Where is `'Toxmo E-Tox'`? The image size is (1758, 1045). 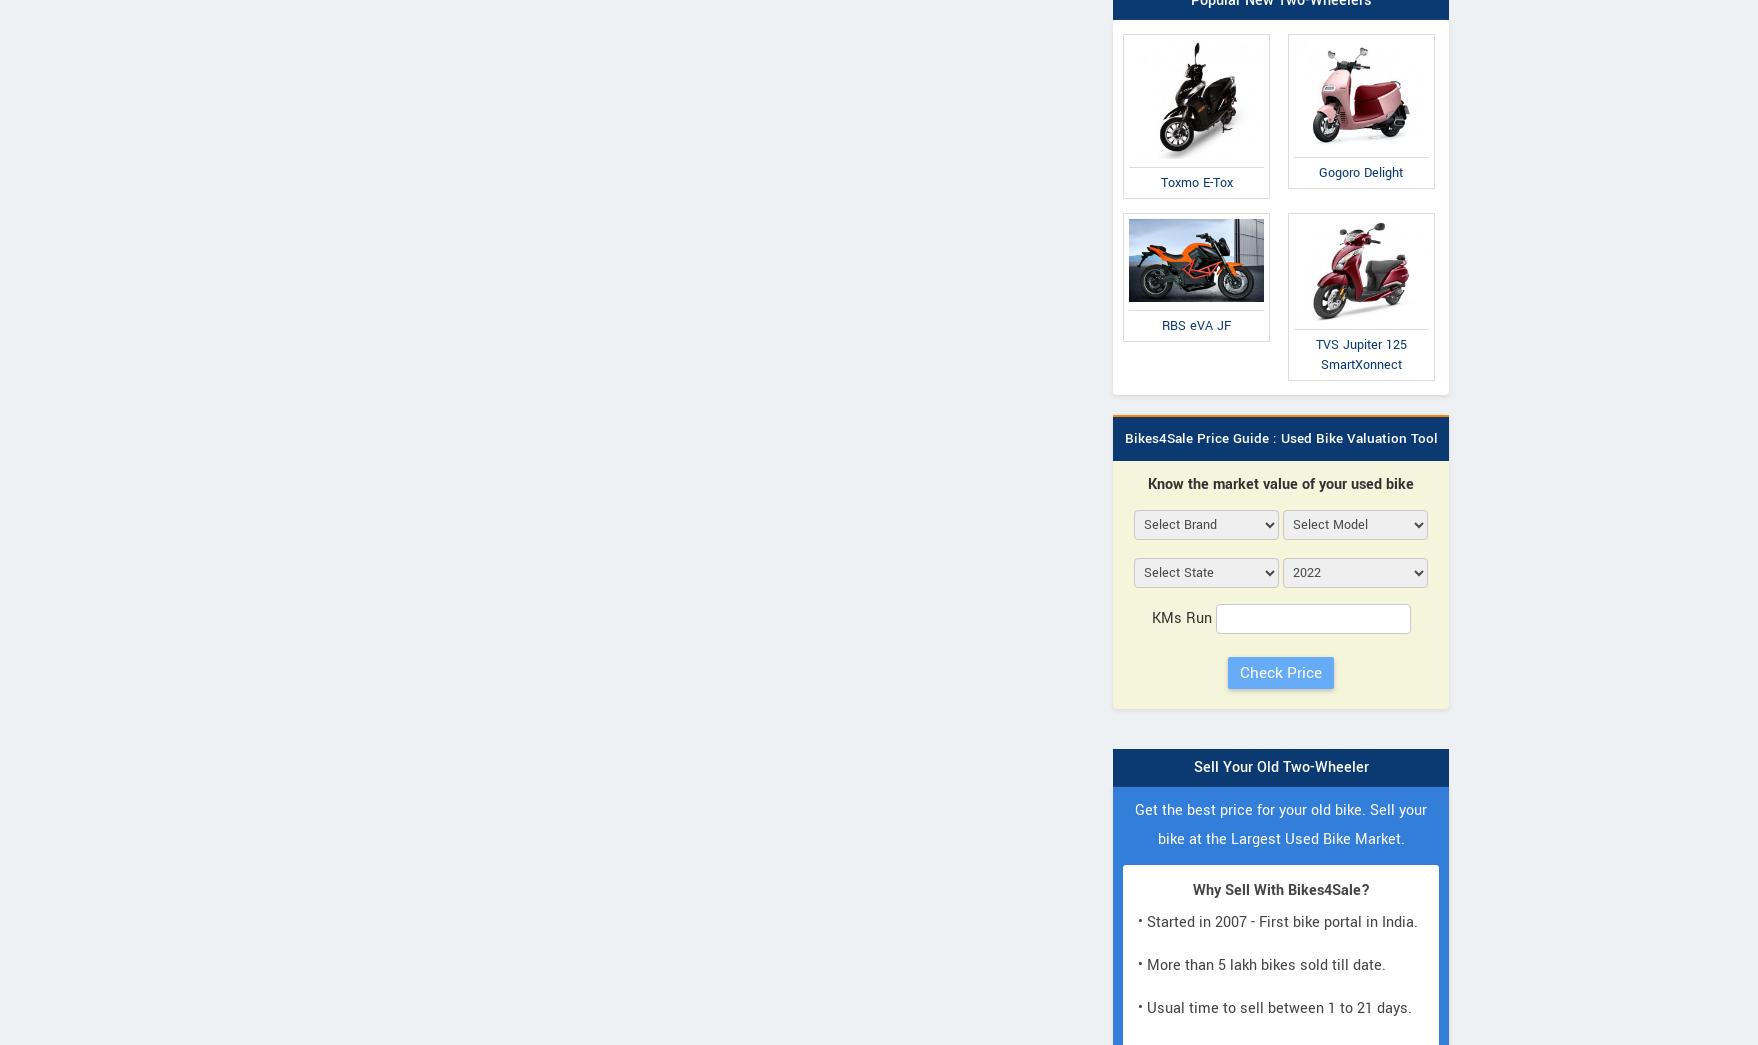 'Toxmo E-Tox' is located at coordinates (1195, 182).